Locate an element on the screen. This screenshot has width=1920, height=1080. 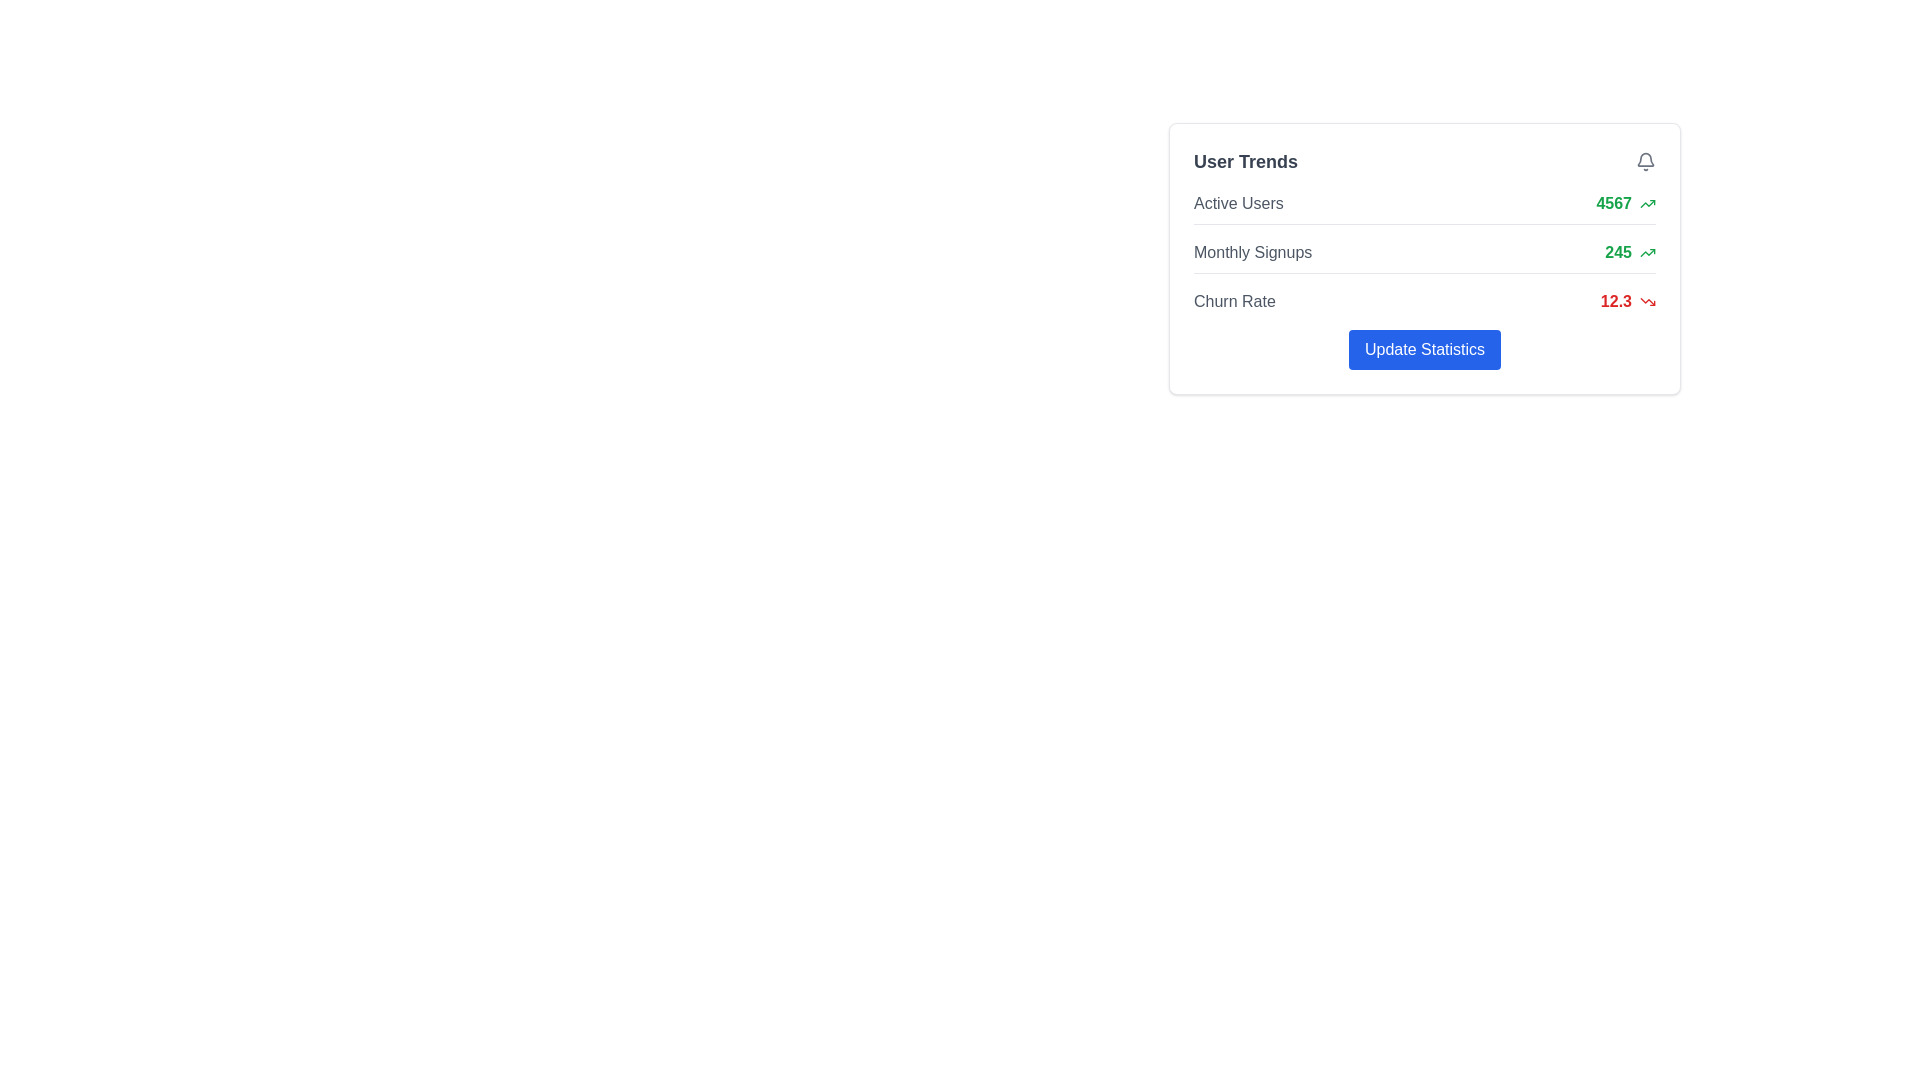
the upward trend arrow icon located to the right of the numeric value '245' in the 'Monthly Signups' row of the 'User Trends' panel is located at coordinates (1647, 252).